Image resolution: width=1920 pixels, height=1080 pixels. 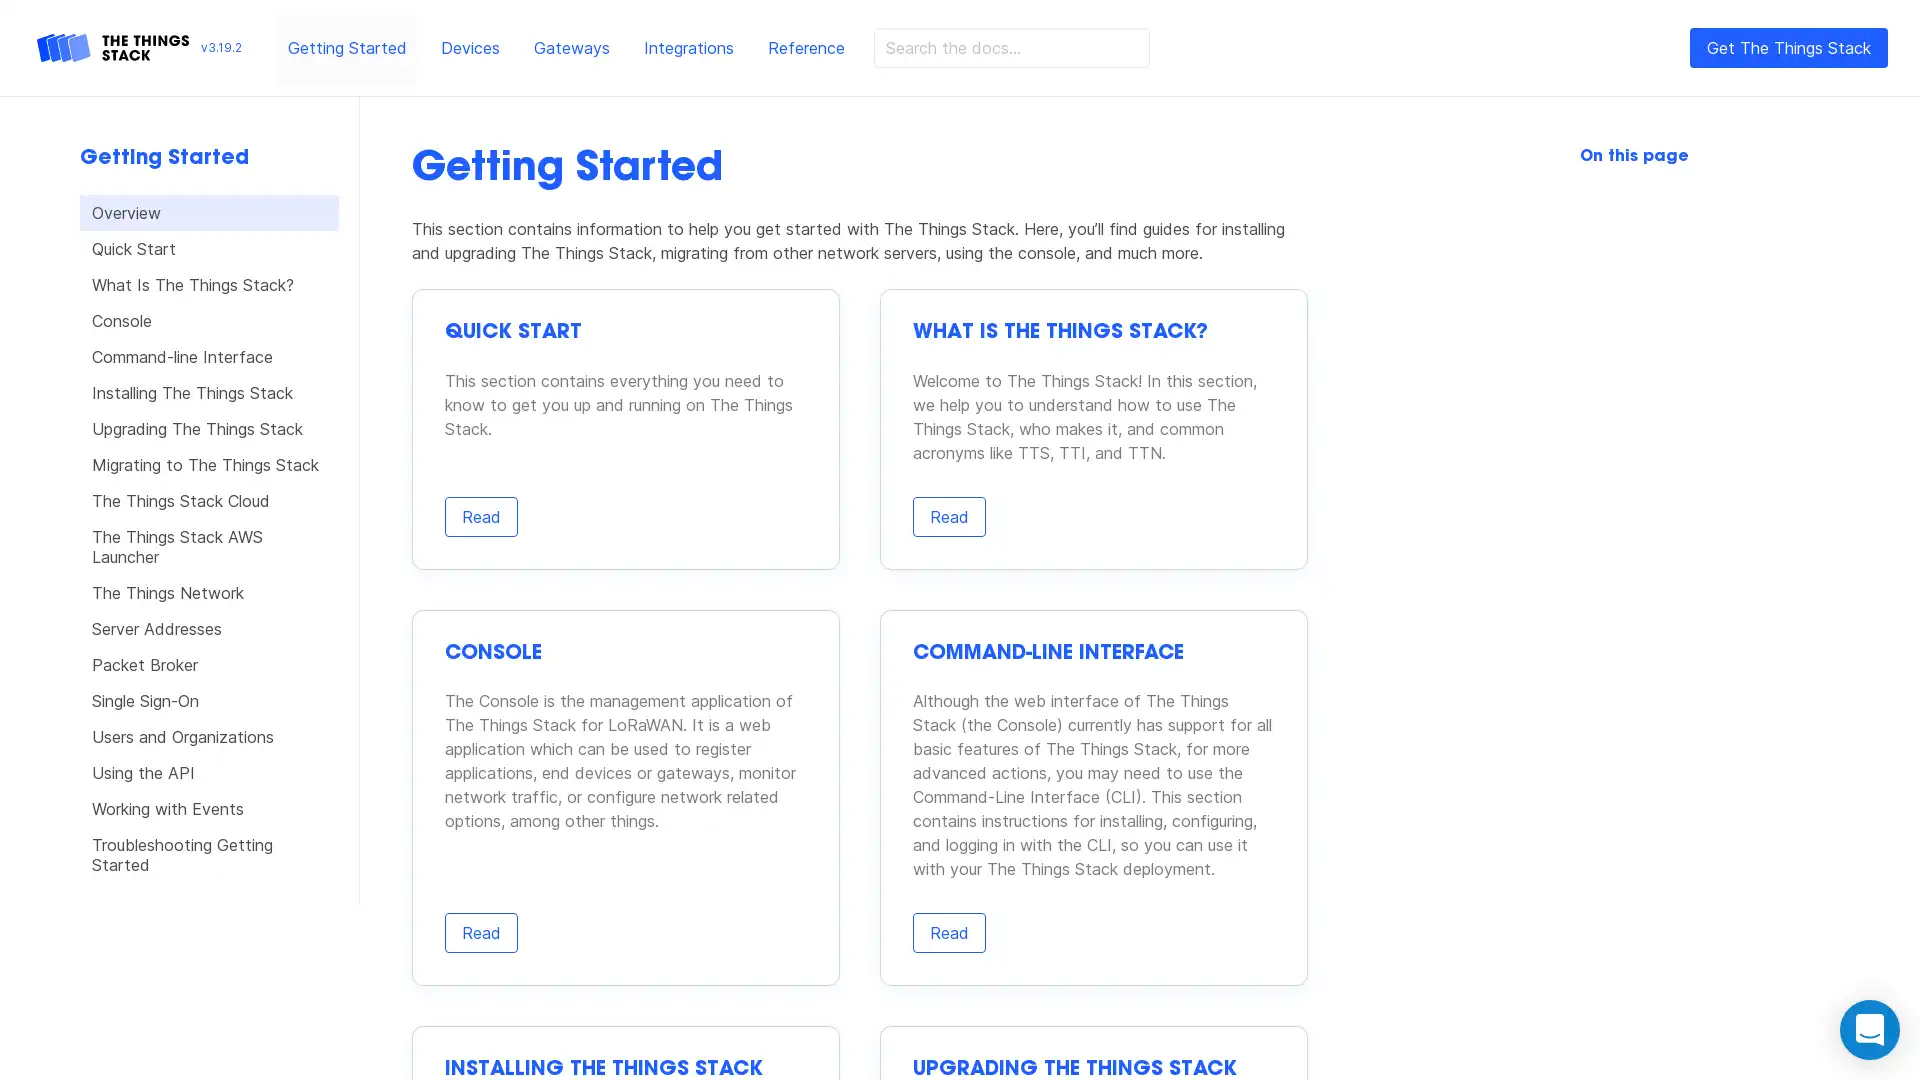 What do you see at coordinates (1869, 1029) in the screenshot?
I see `Open Intercom Messenger` at bounding box center [1869, 1029].